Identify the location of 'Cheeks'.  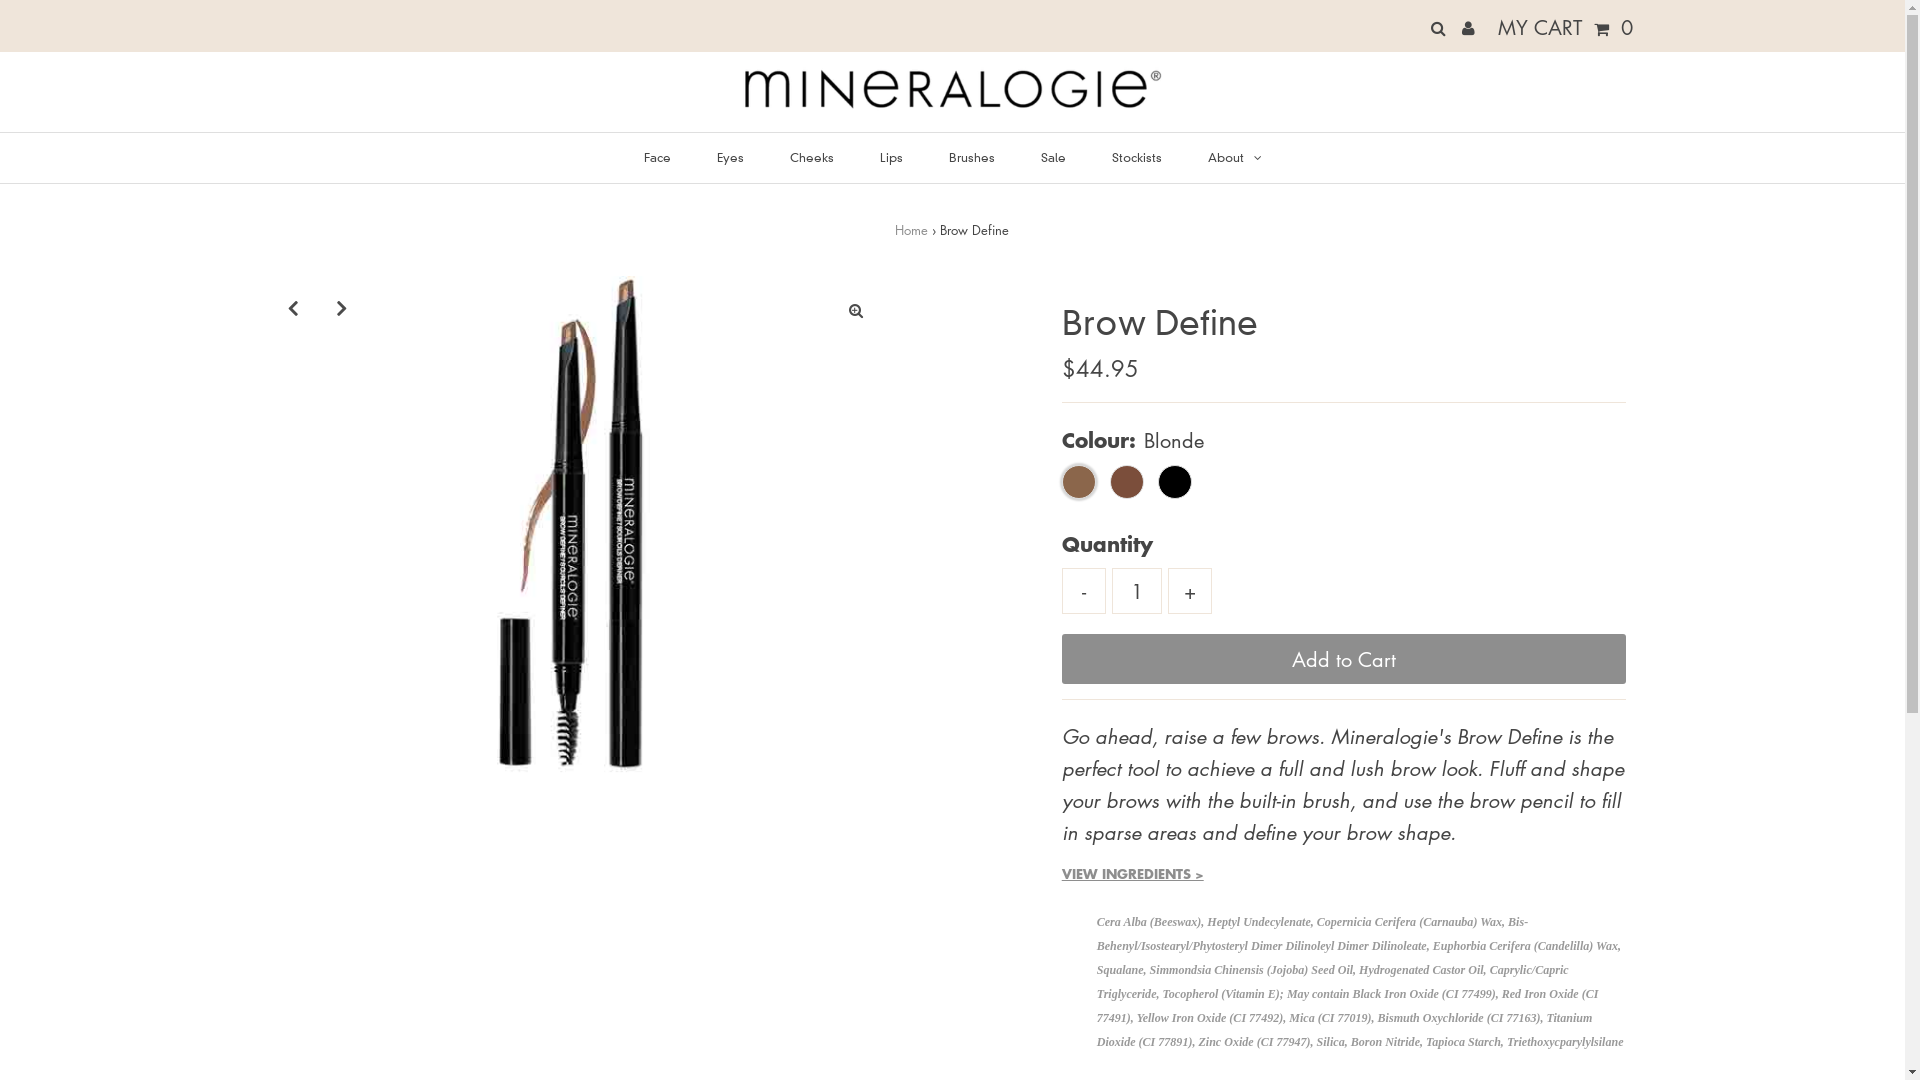
(811, 157).